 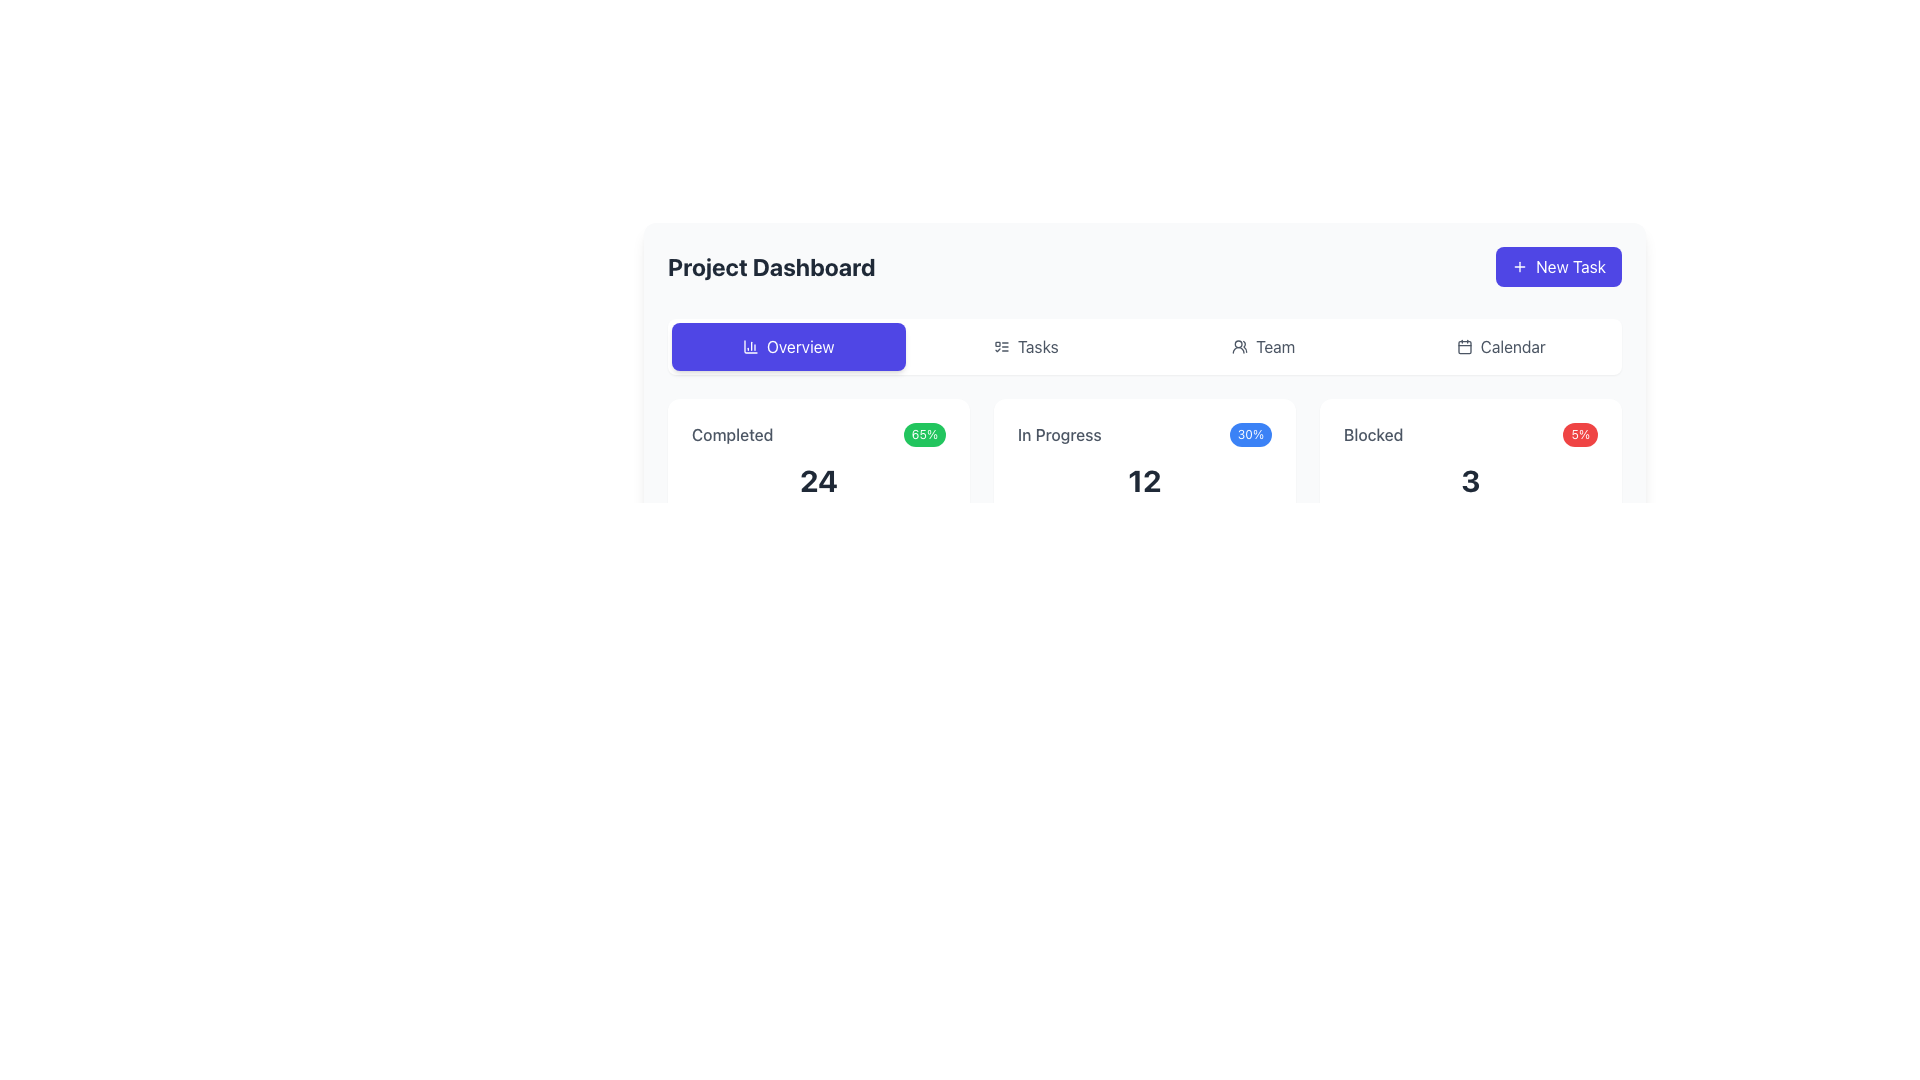 What do you see at coordinates (1262, 346) in the screenshot?
I see `the 'Team' button located in the navigation bar, which is the third option among 'Overview', 'Tasks', and 'Calendar'` at bounding box center [1262, 346].